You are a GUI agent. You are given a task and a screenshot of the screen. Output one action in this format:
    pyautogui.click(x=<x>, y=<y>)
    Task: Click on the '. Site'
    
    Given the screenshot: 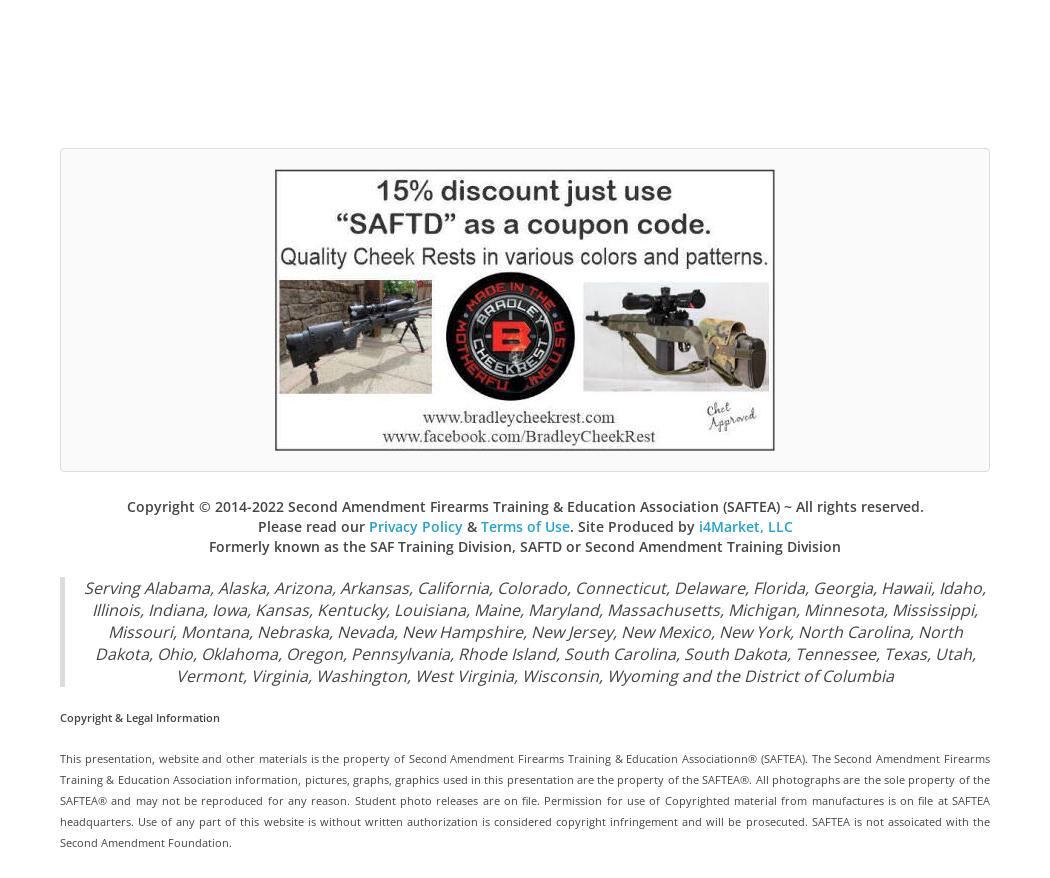 What is the action you would take?
    pyautogui.click(x=587, y=525)
    